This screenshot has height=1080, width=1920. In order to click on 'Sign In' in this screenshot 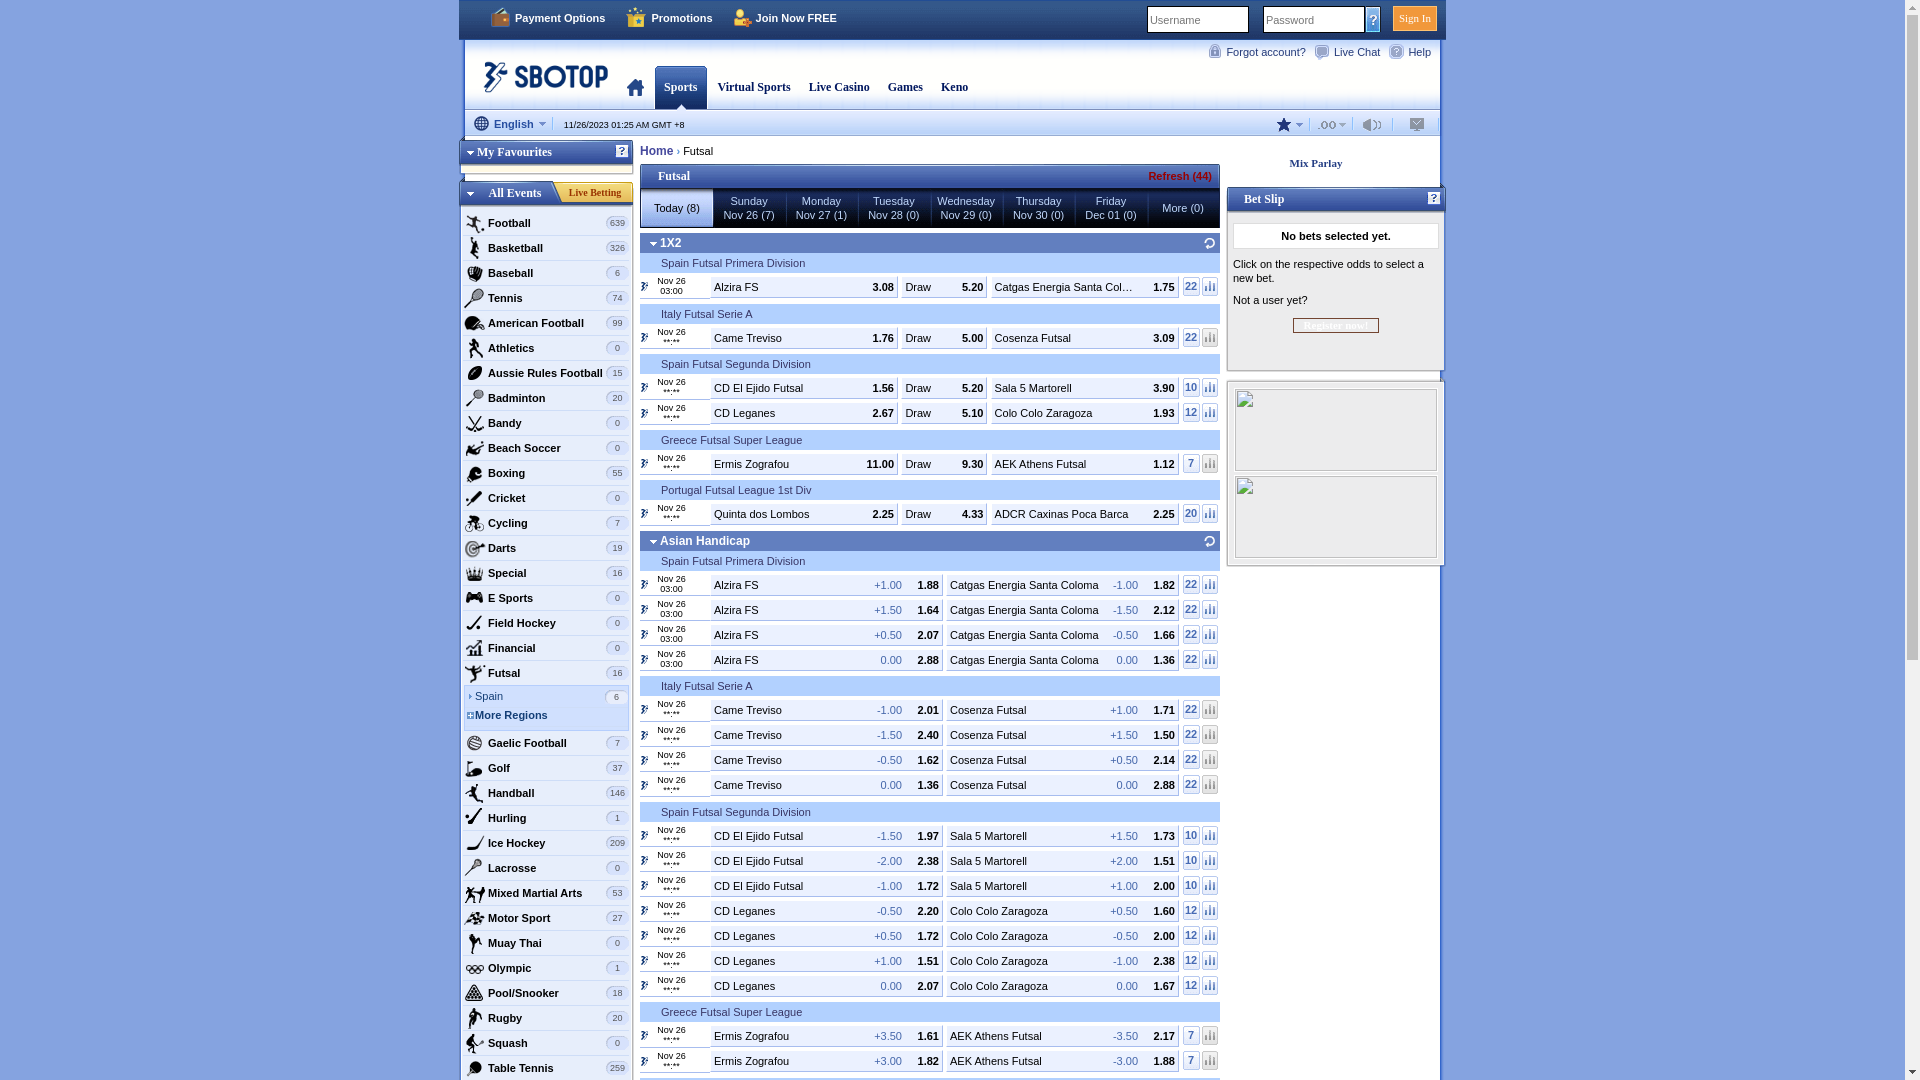, I will do `click(1414, 18)`.